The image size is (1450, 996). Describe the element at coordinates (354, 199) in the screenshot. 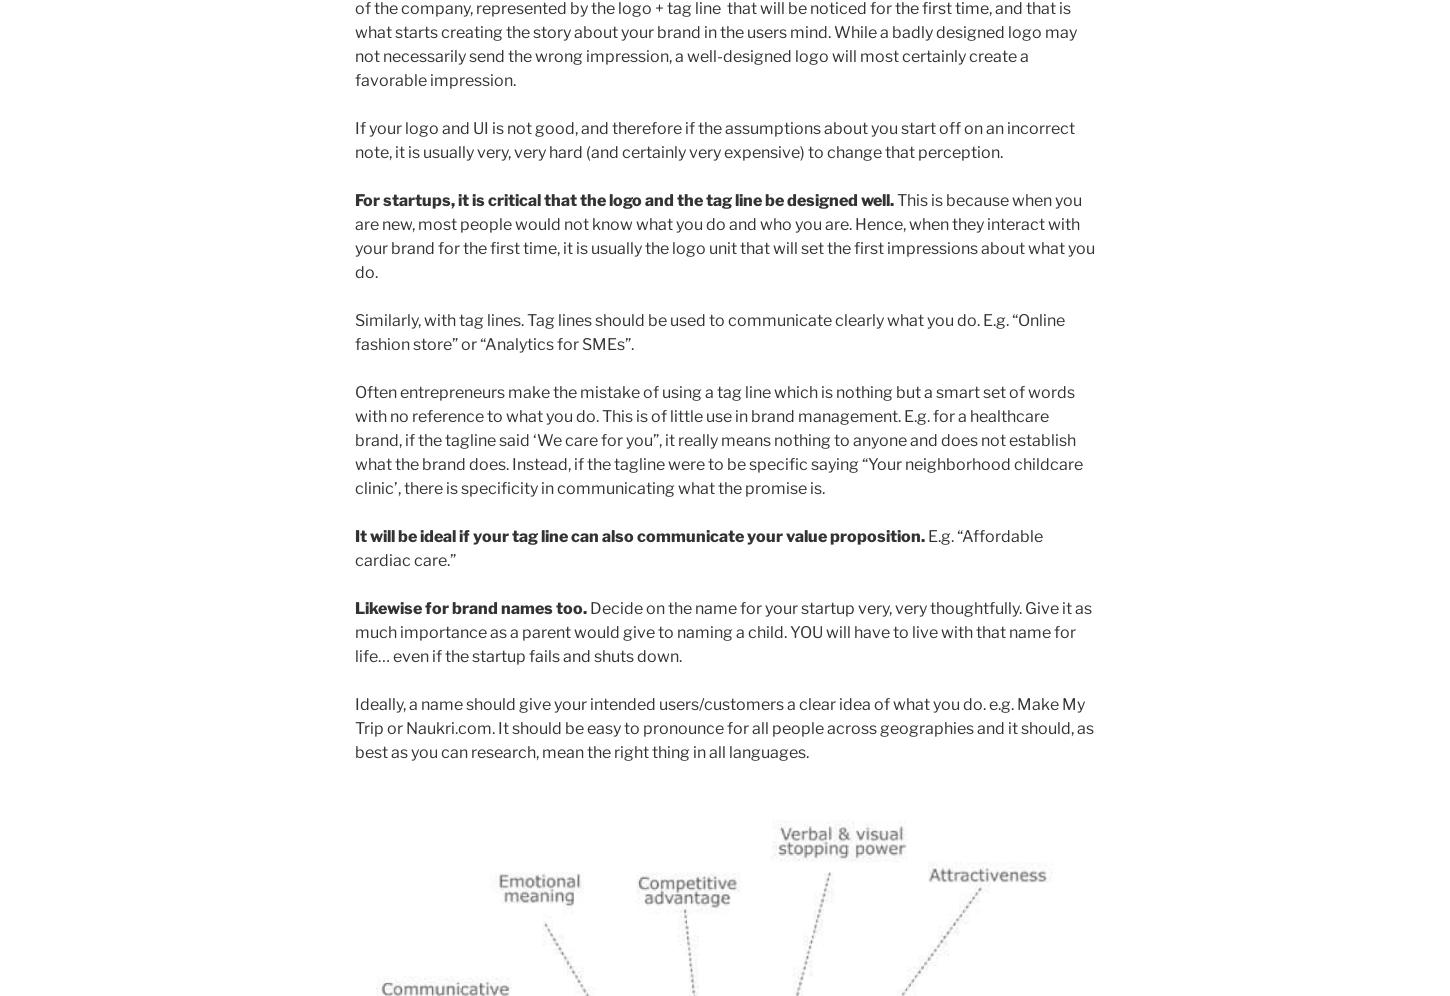

I see `'For startups, it is critical that the logo and the tag line be designed well.'` at that location.